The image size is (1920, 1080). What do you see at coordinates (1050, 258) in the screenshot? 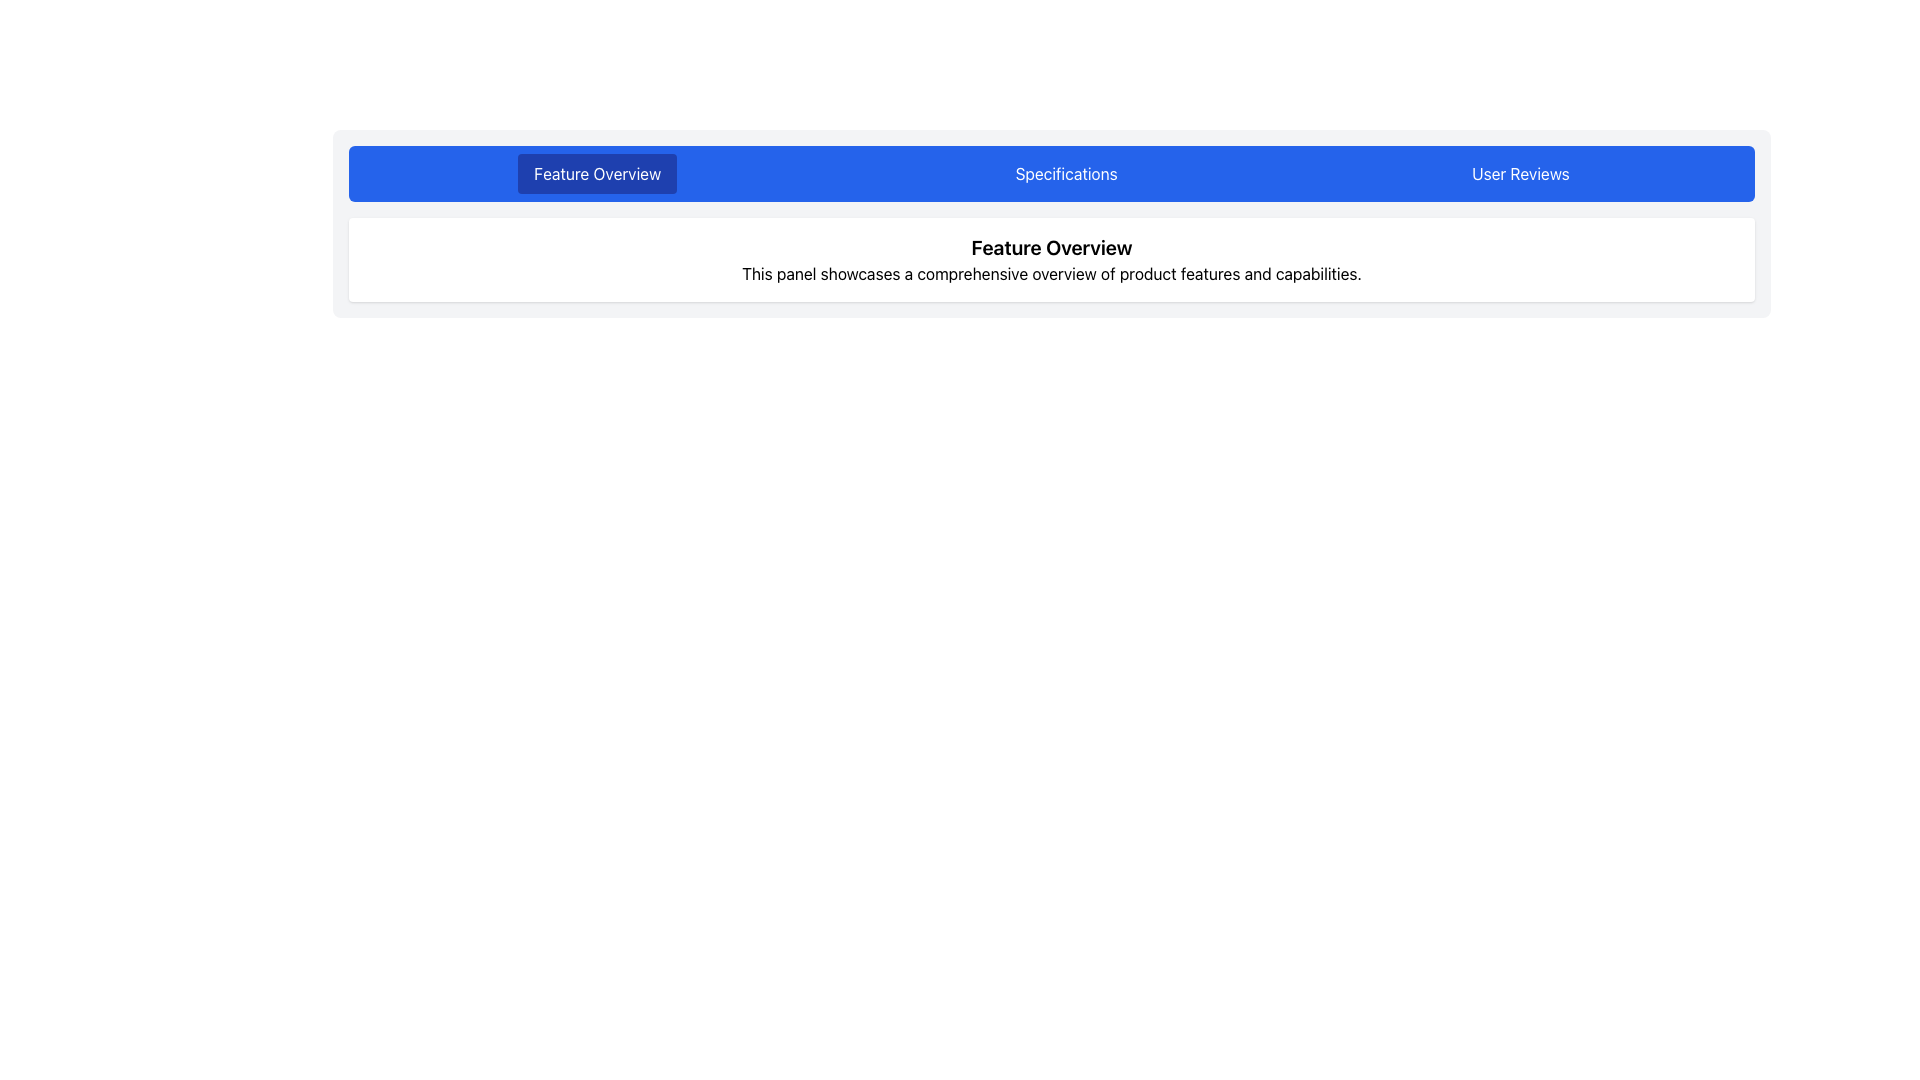
I see `the Informational Panel that displays a summary of product features and capabilities, located centrally below the navigation bar` at bounding box center [1050, 258].